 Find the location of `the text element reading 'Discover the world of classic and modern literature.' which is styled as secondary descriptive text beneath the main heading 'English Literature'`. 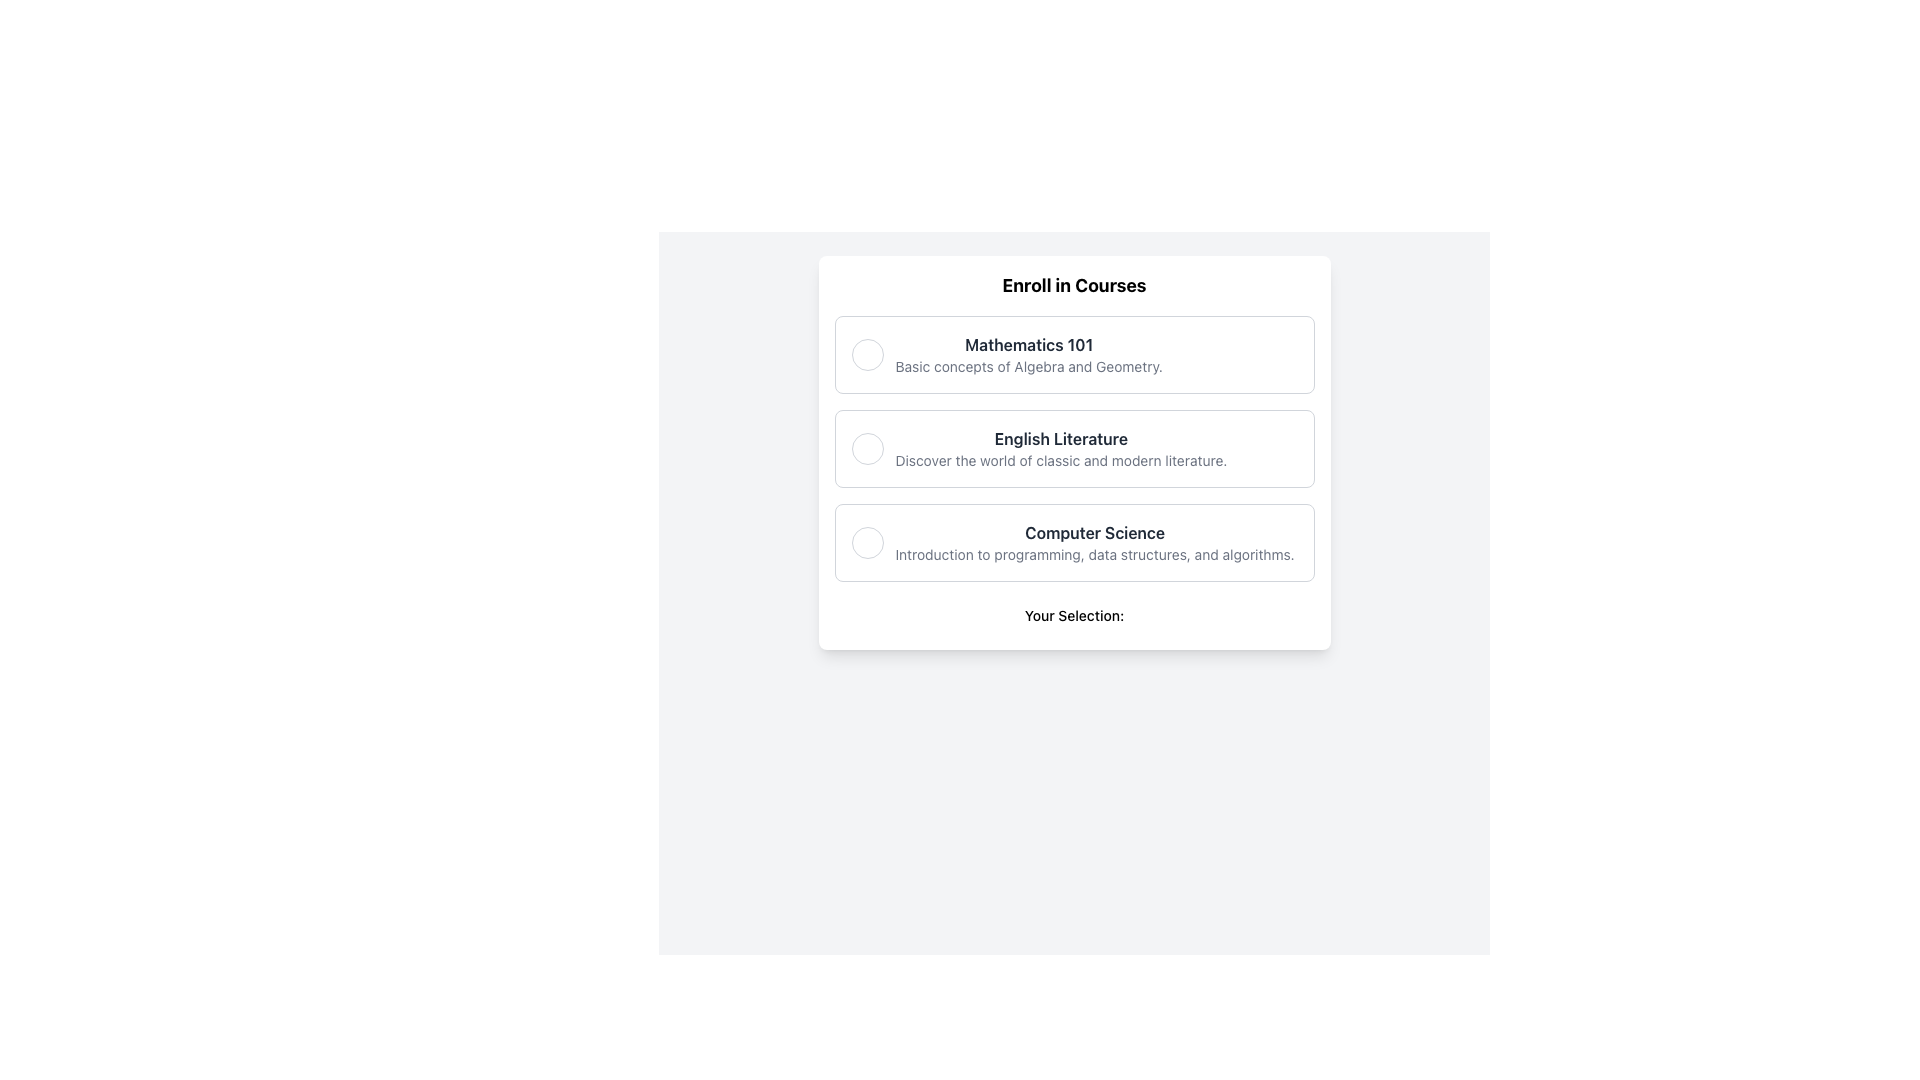

the text element reading 'Discover the world of classic and modern literature.' which is styled as secondary descriptive text beneath the main heading 'English Literature' is located at coordinates (1060, 461).